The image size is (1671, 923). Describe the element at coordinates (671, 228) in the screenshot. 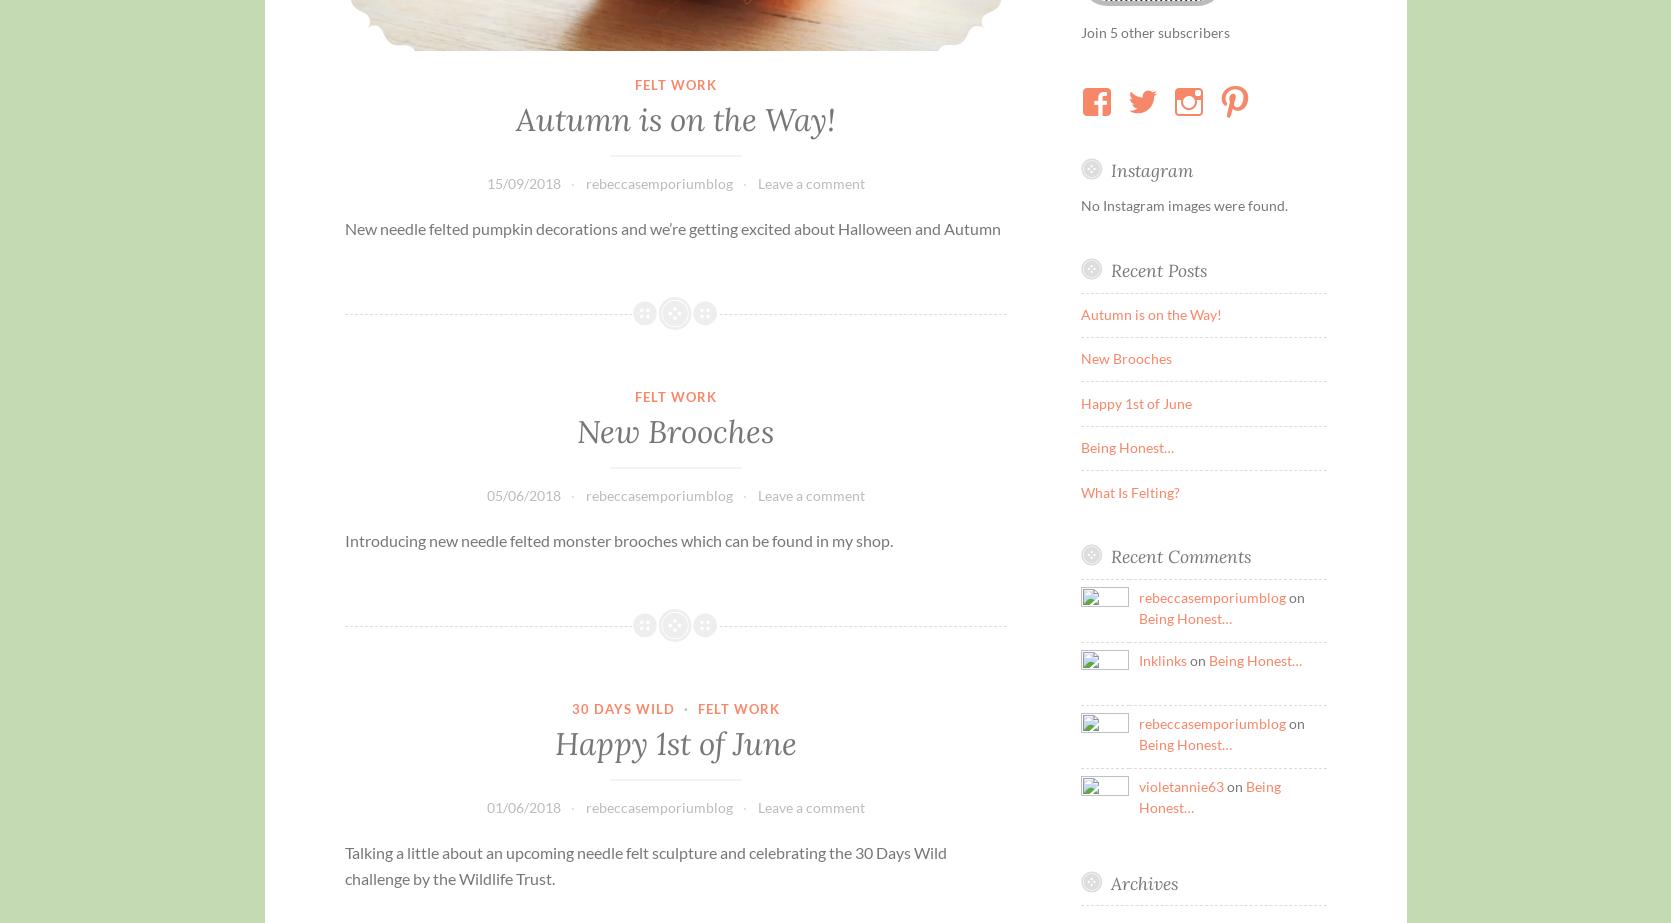

I see `'New needle felted pumpkin decorations and we’re getting excited about Halloween and Autumn'` at that location.